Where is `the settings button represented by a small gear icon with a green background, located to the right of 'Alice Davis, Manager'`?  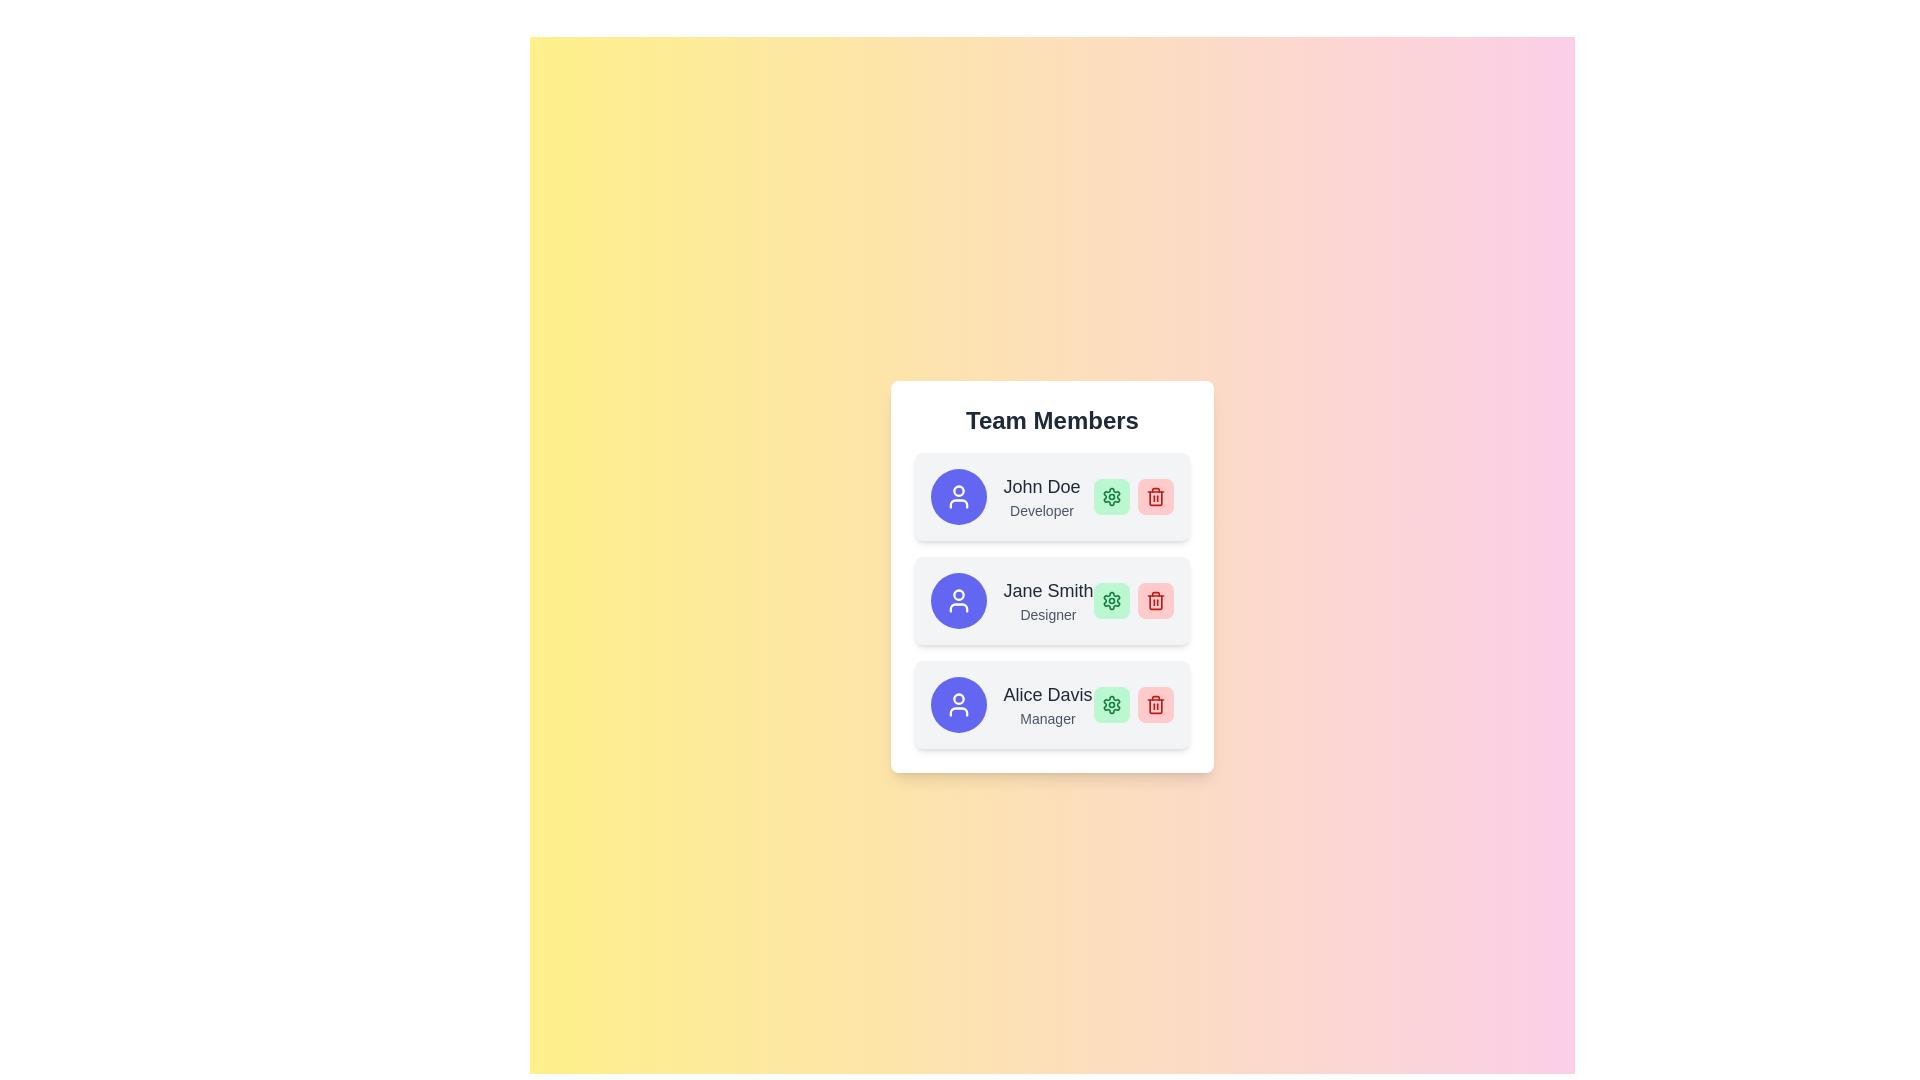 the settings button represented by a small gear icon with a green background, located to the right of 'Alice Davis, Manager' is located at coordinates (1109, 704).